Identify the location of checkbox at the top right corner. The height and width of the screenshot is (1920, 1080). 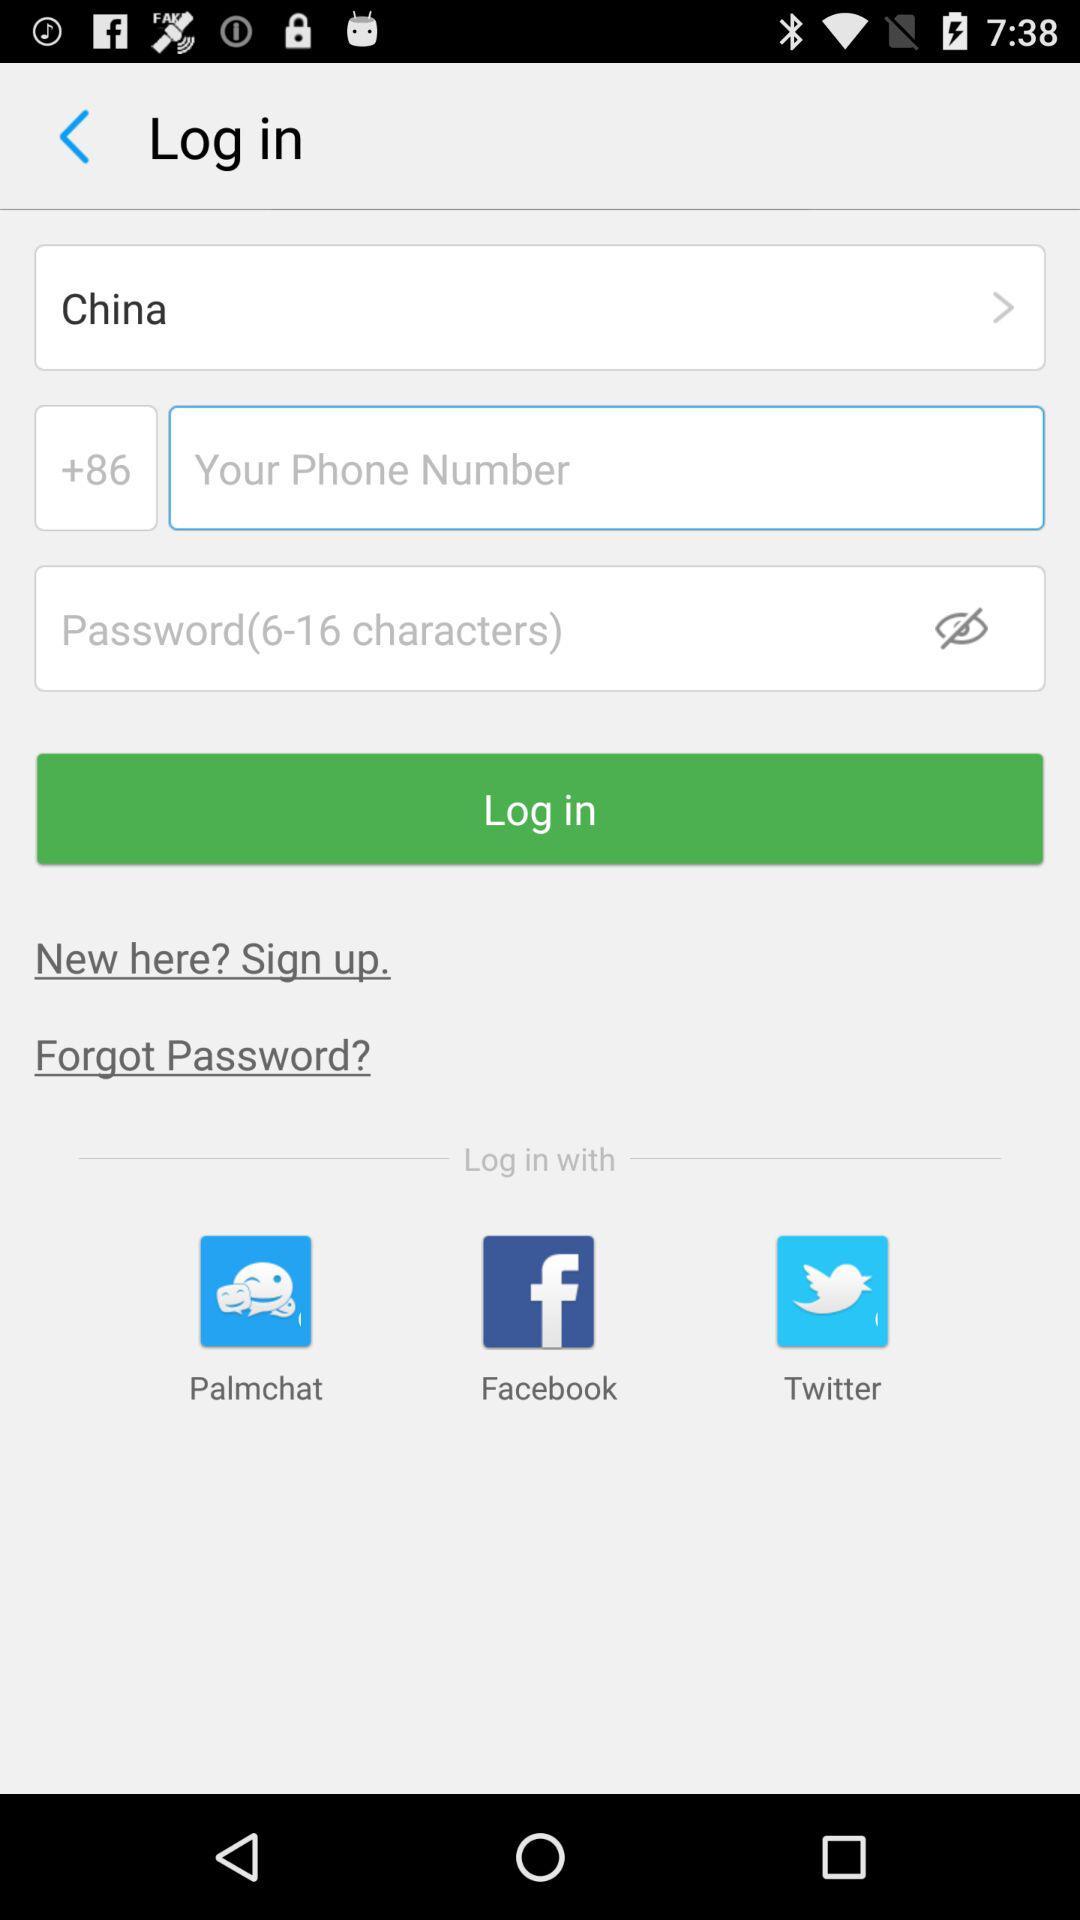
(973, 627).